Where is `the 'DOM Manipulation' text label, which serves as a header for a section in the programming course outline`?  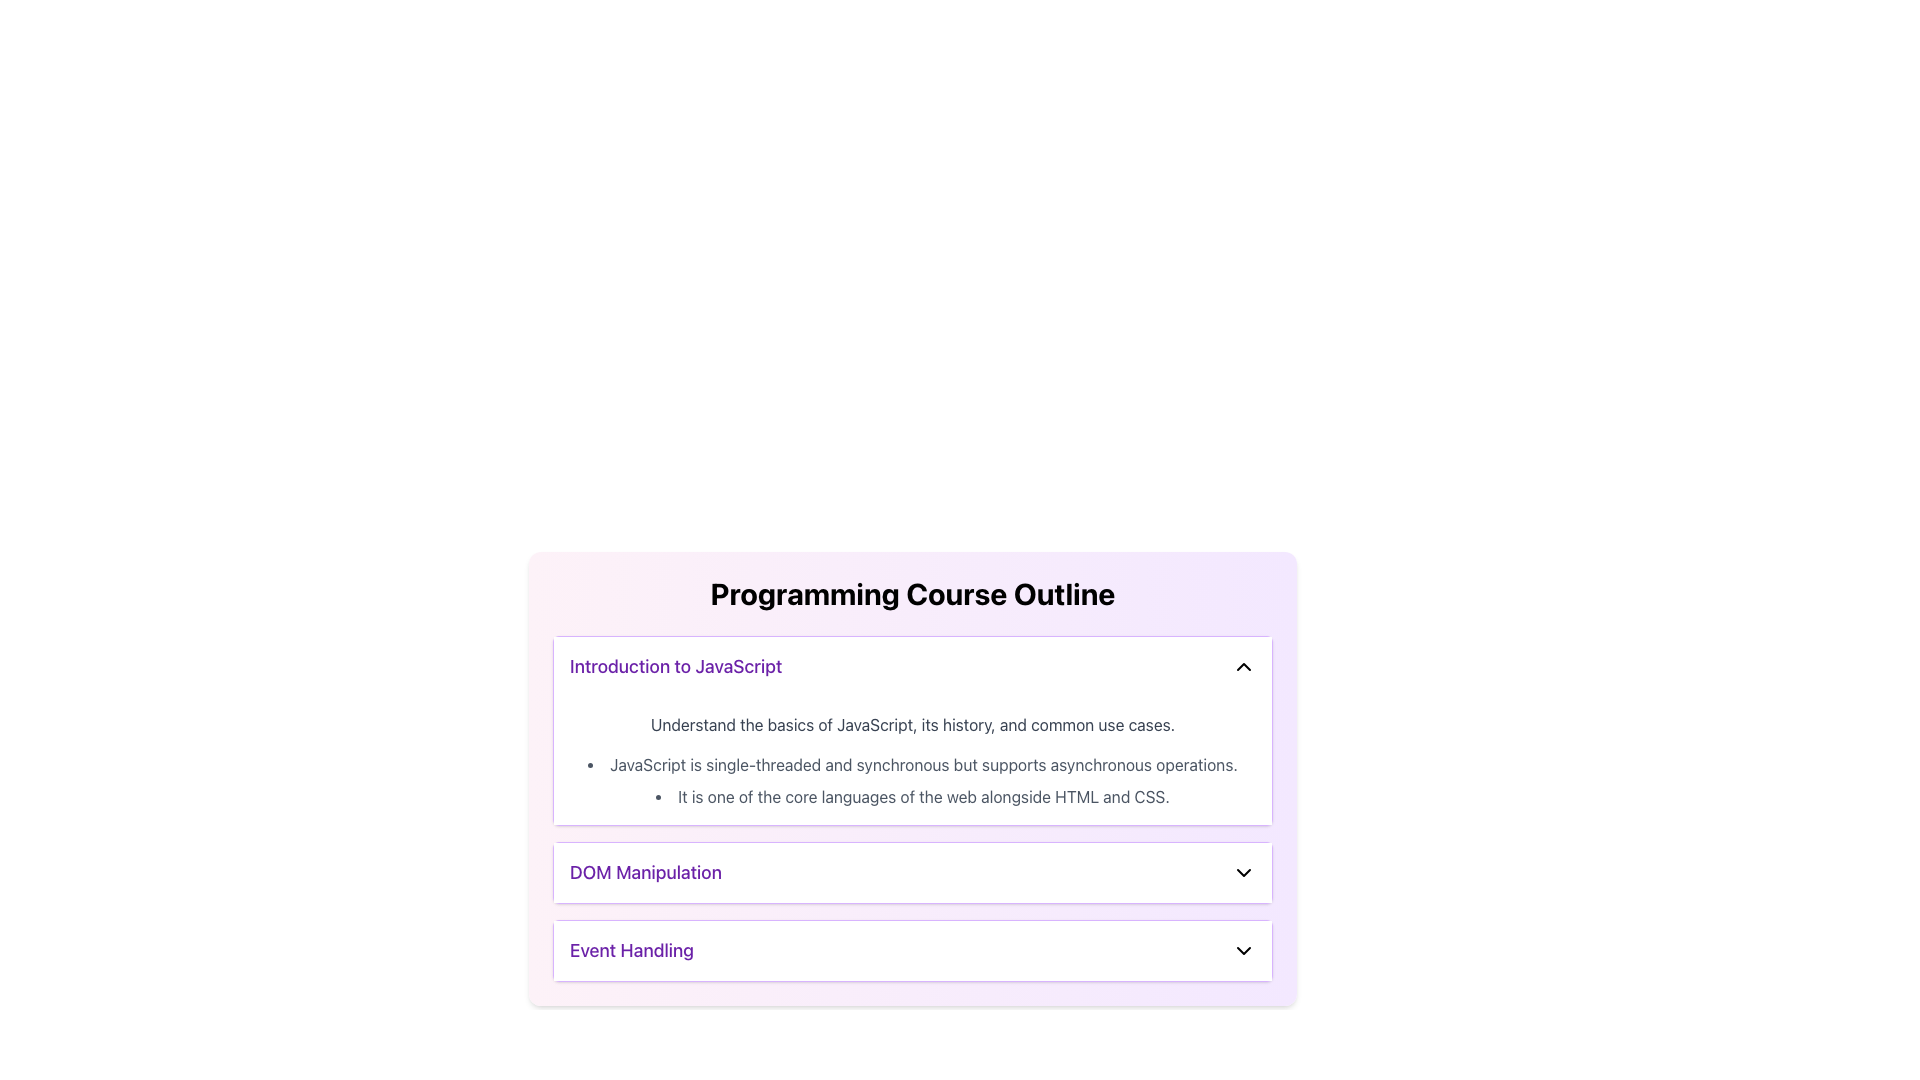
the 'DOM Manipulation' text label, which serves as a header for a section in the programming course outline is located at coordinates (645, 871).